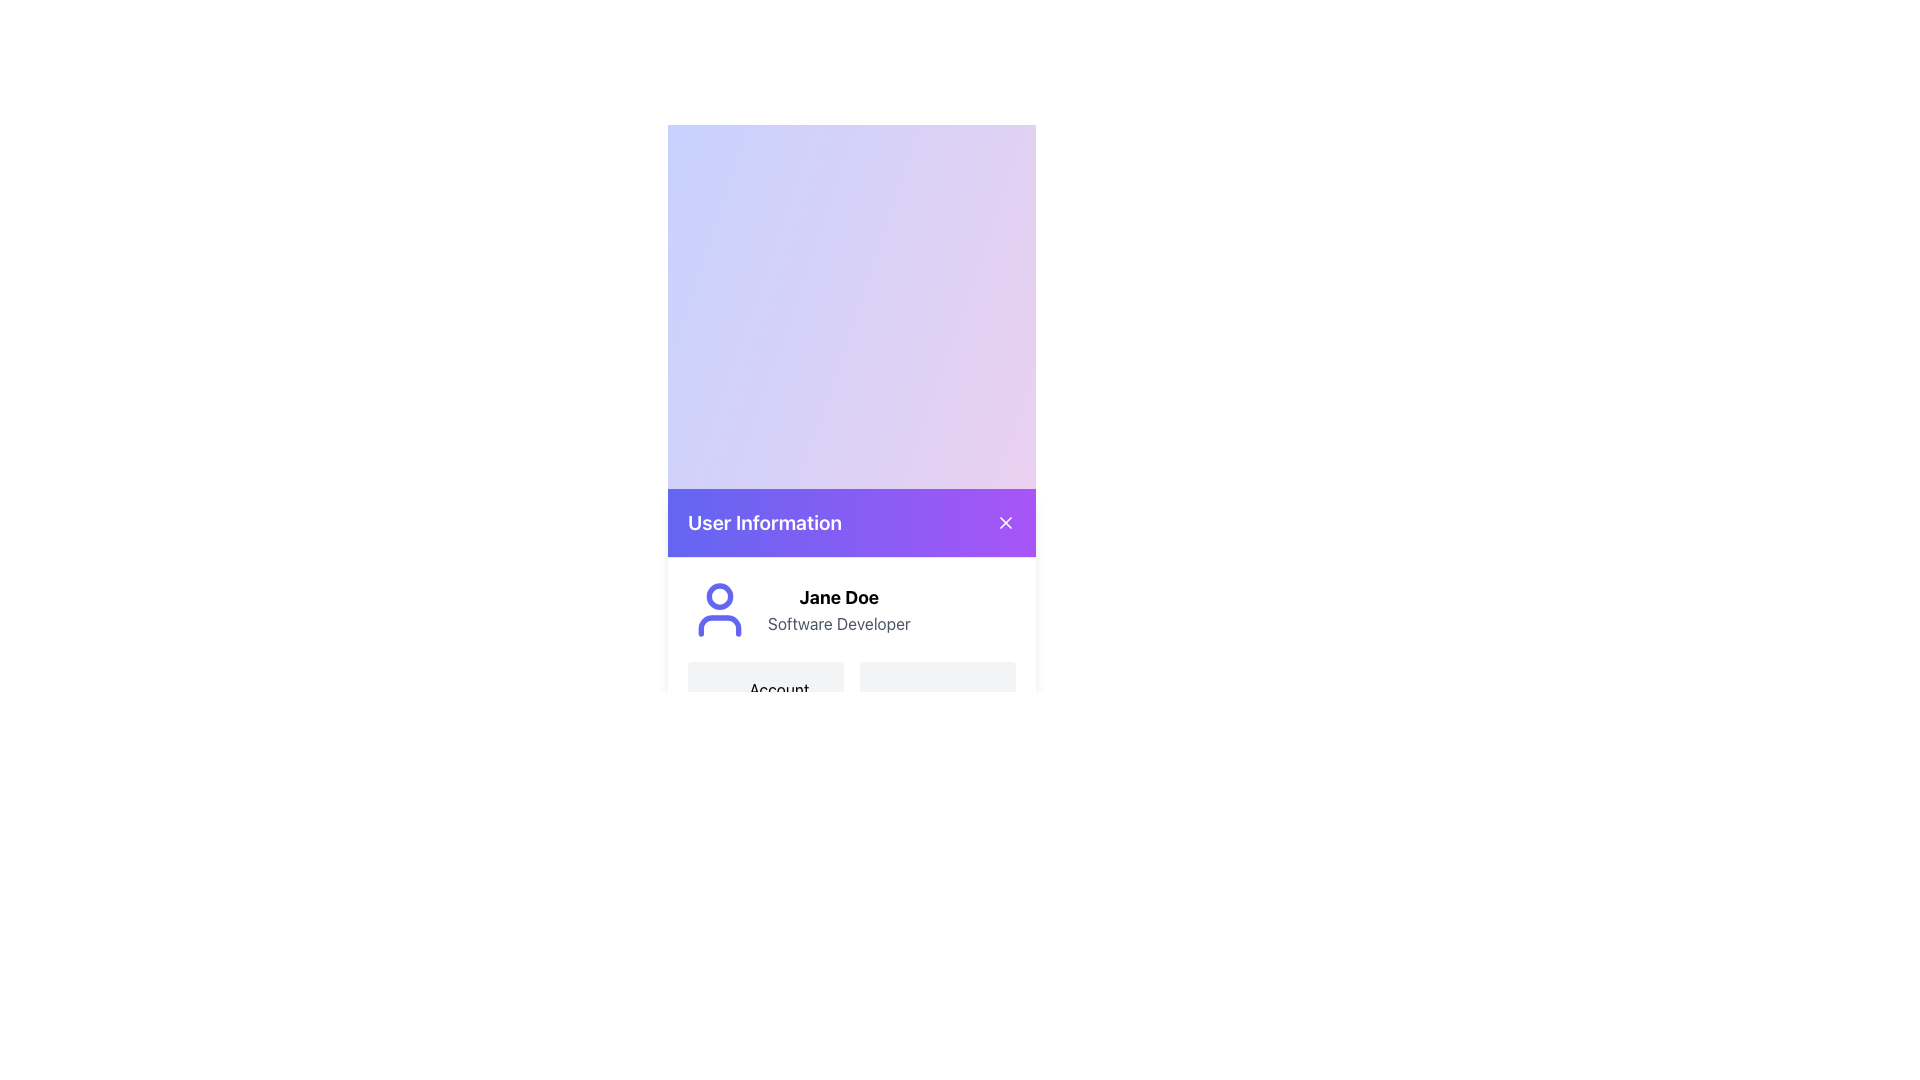 This screenshot has width=1920, height=1080. Describe the element at coordinates (765, 700) in the screenshot. I see `the account settings button located below the user's profile information` at that location.